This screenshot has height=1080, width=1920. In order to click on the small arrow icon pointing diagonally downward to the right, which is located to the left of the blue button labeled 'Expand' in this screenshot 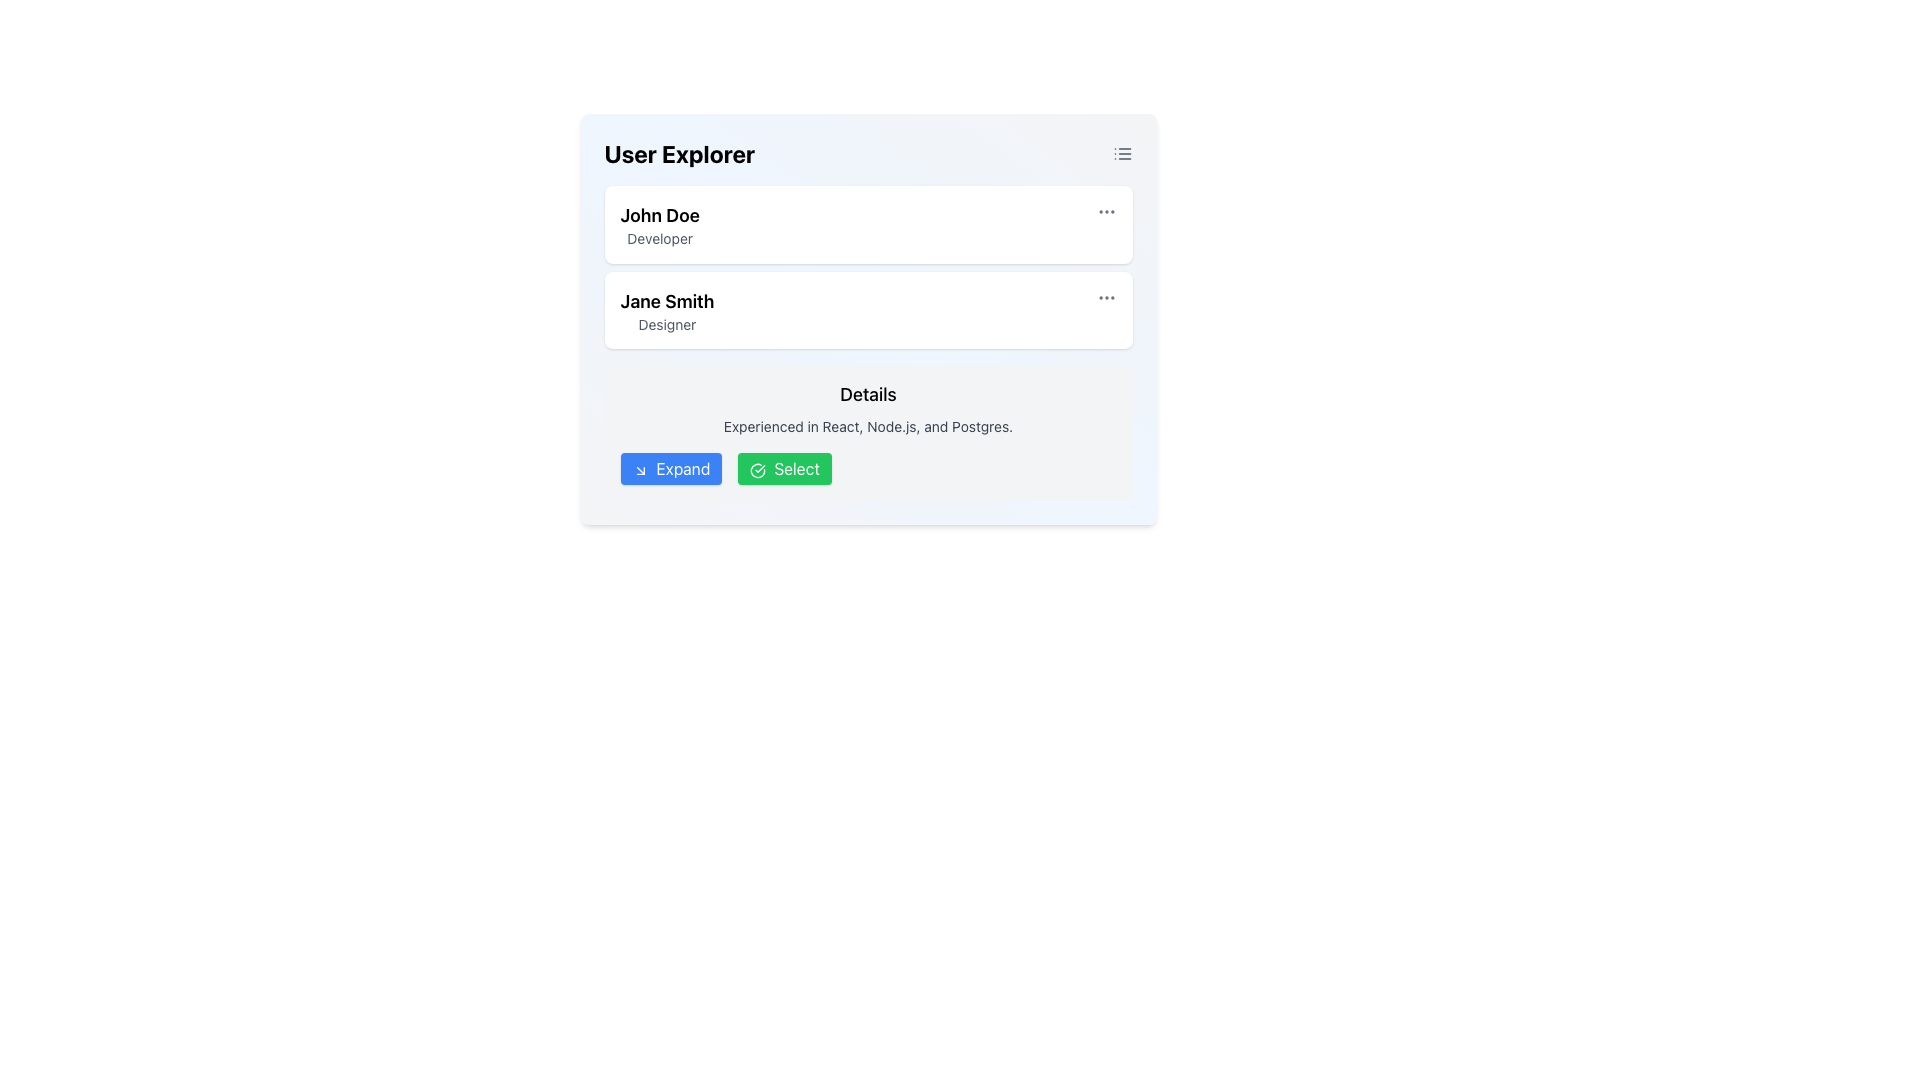, I will do `click(640, 470)`.